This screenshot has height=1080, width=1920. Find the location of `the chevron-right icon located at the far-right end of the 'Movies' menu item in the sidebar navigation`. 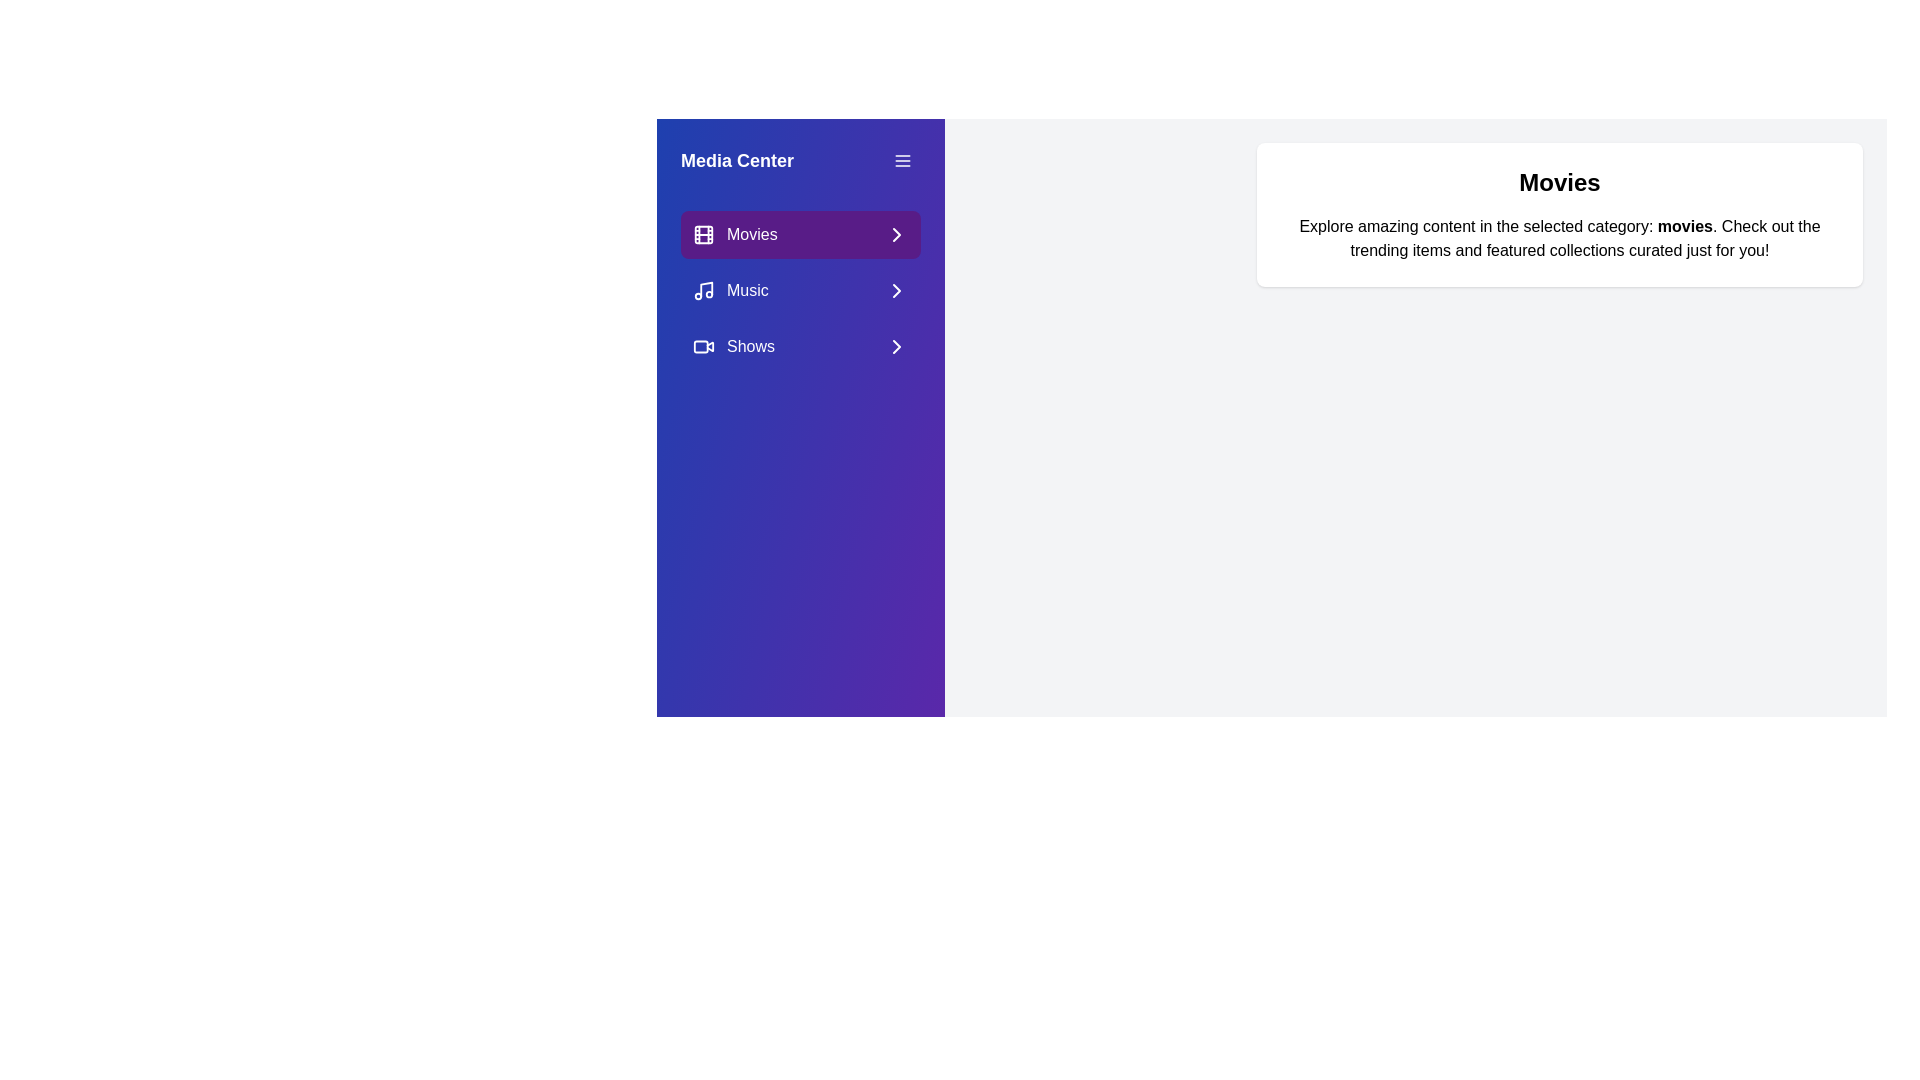

the chevron-right icon located at the far-right end of the 'Movies' menu item in the sidebar navigation is located at coordinates (896, 234).